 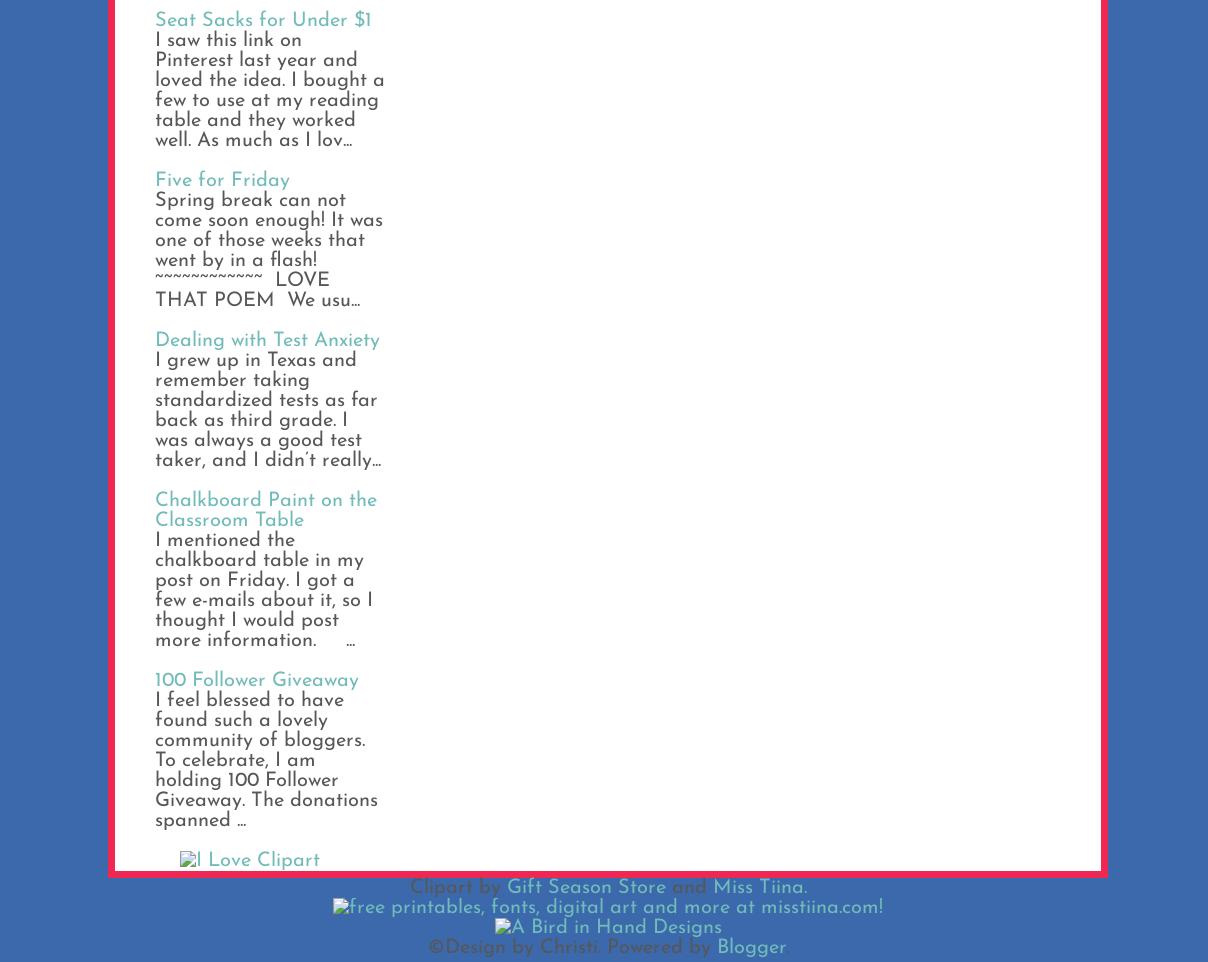 I want to click on 'Gift Season Store', so click(x=585, y=887).